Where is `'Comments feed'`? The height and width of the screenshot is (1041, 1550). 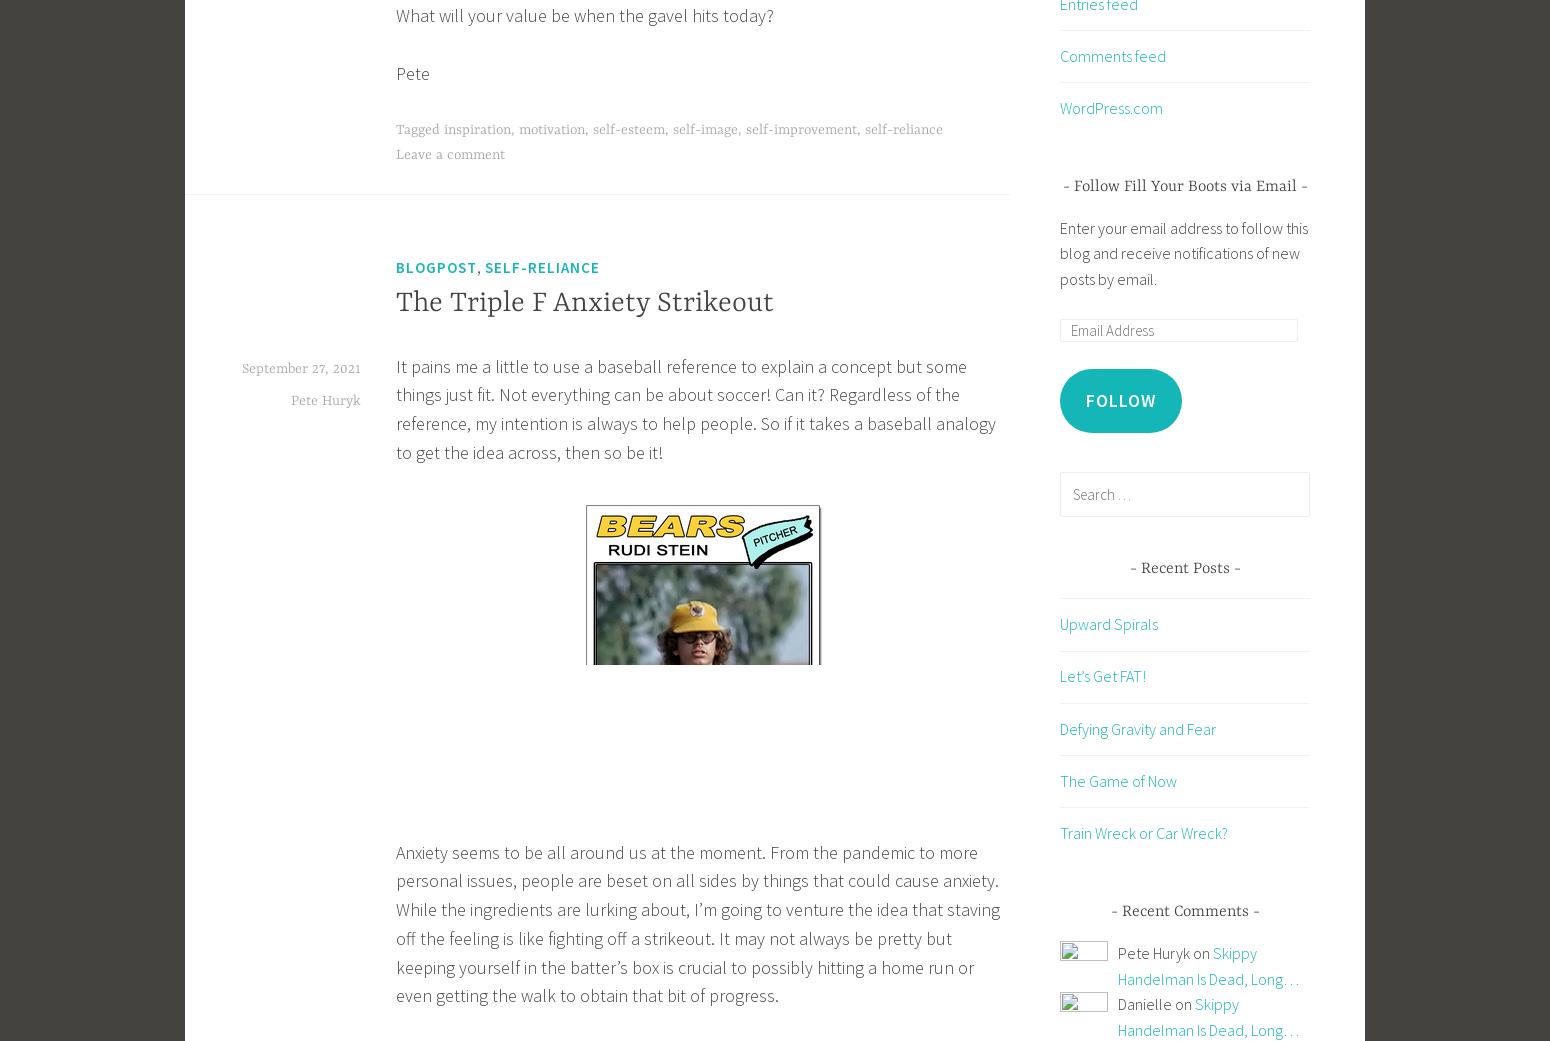 'Comments feed' is located at coordinates (1112, 53).